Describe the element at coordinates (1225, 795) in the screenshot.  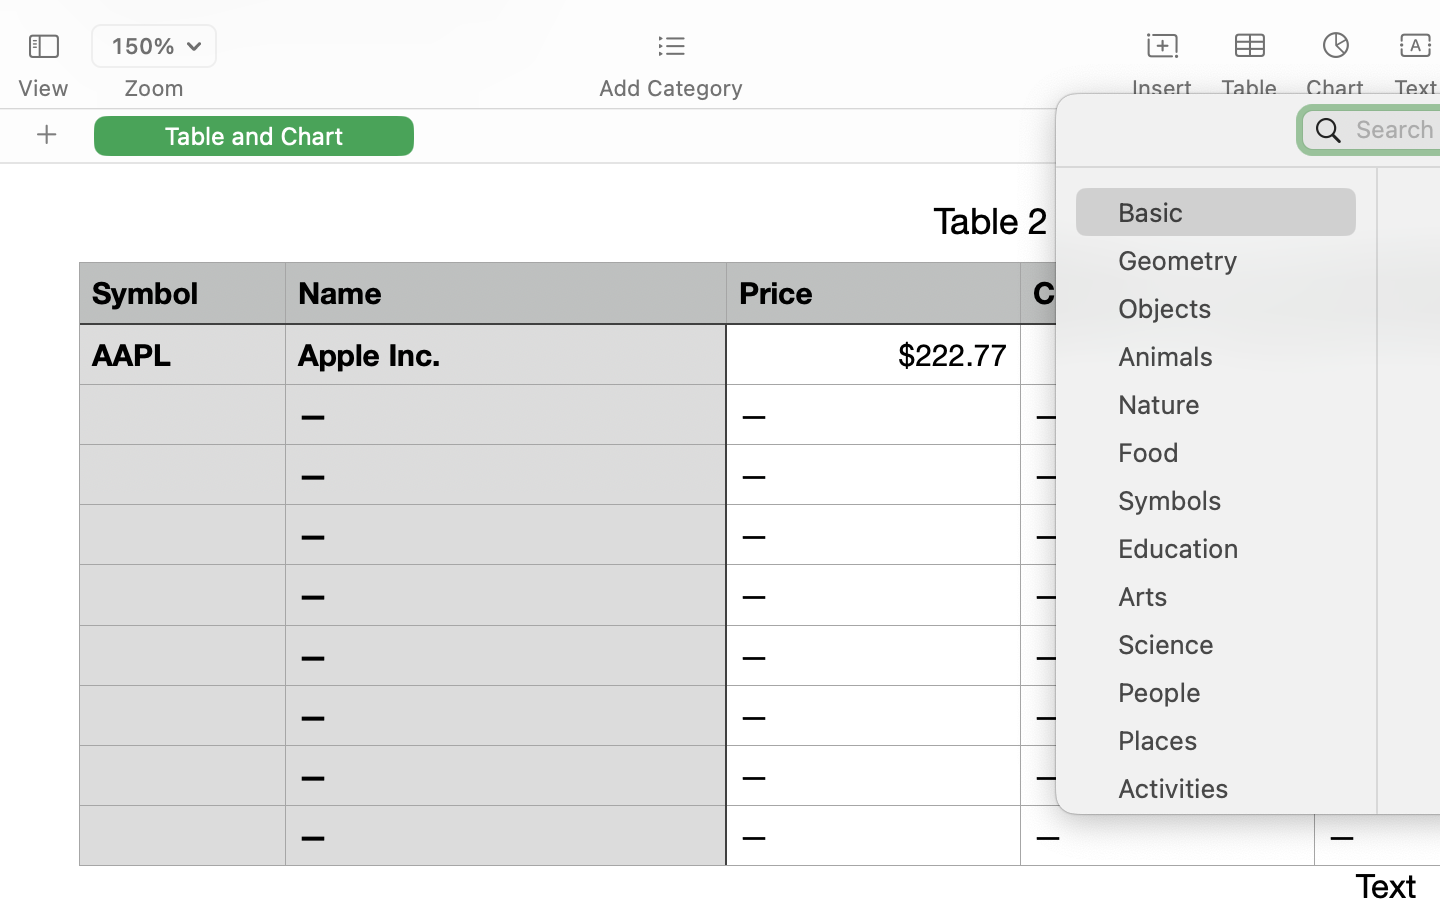
I see `'Activities'` at that location.